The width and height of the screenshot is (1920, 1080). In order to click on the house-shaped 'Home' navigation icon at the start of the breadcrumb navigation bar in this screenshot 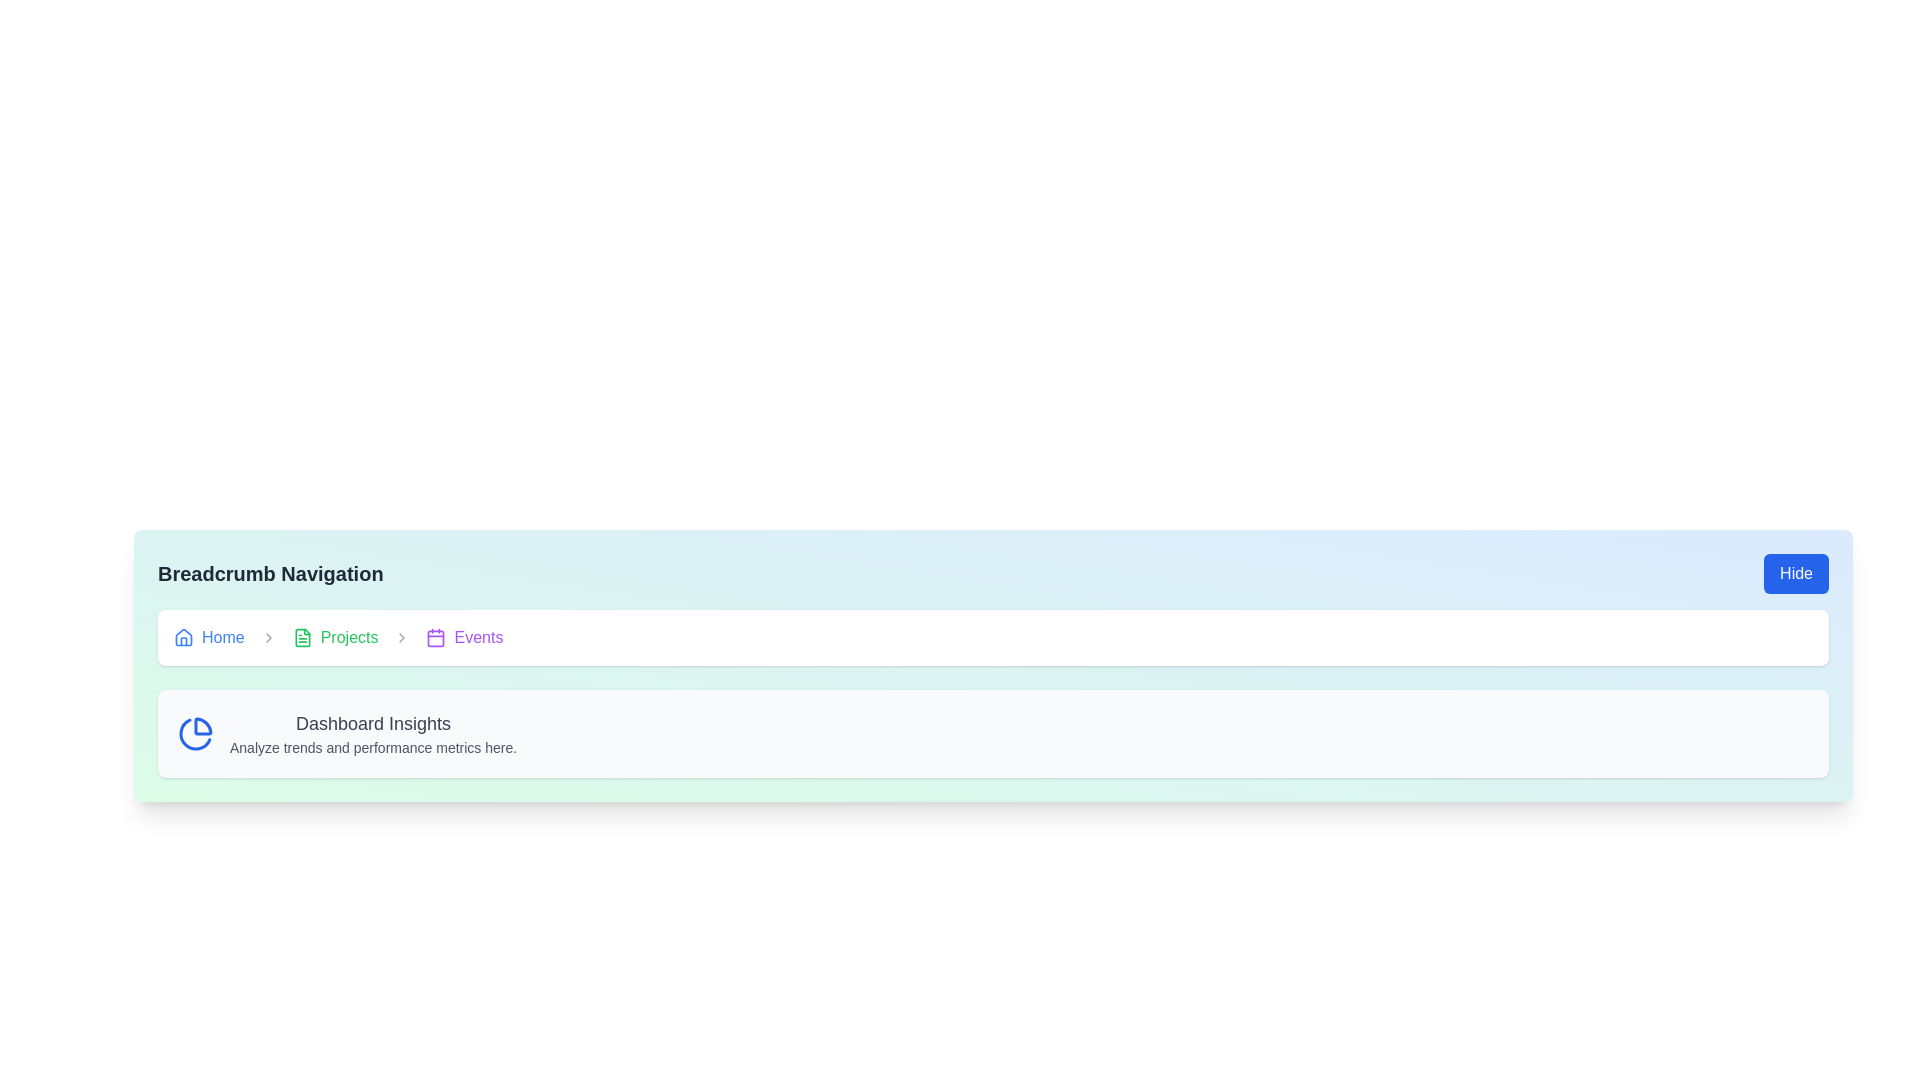, I will do `click(183, 637)`.